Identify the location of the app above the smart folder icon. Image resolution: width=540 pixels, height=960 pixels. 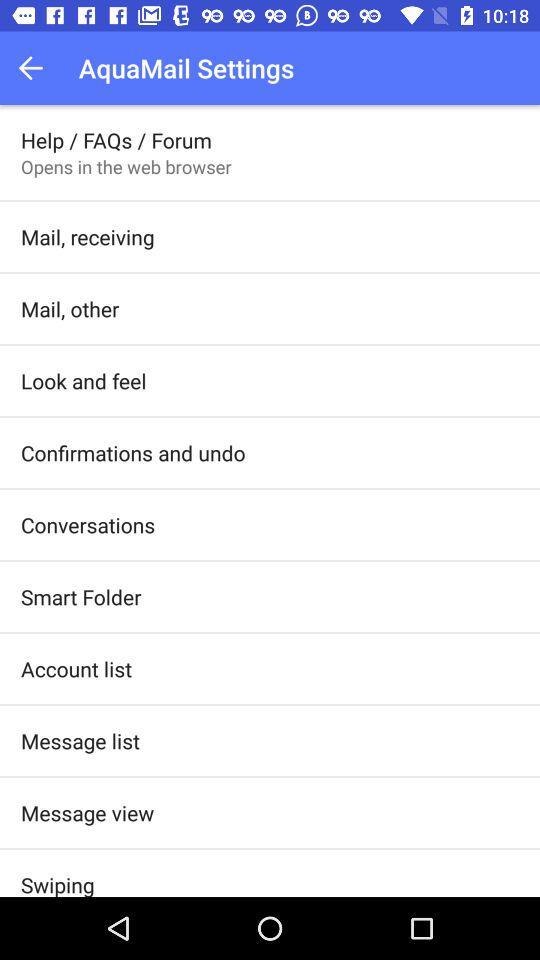
(87, 524).